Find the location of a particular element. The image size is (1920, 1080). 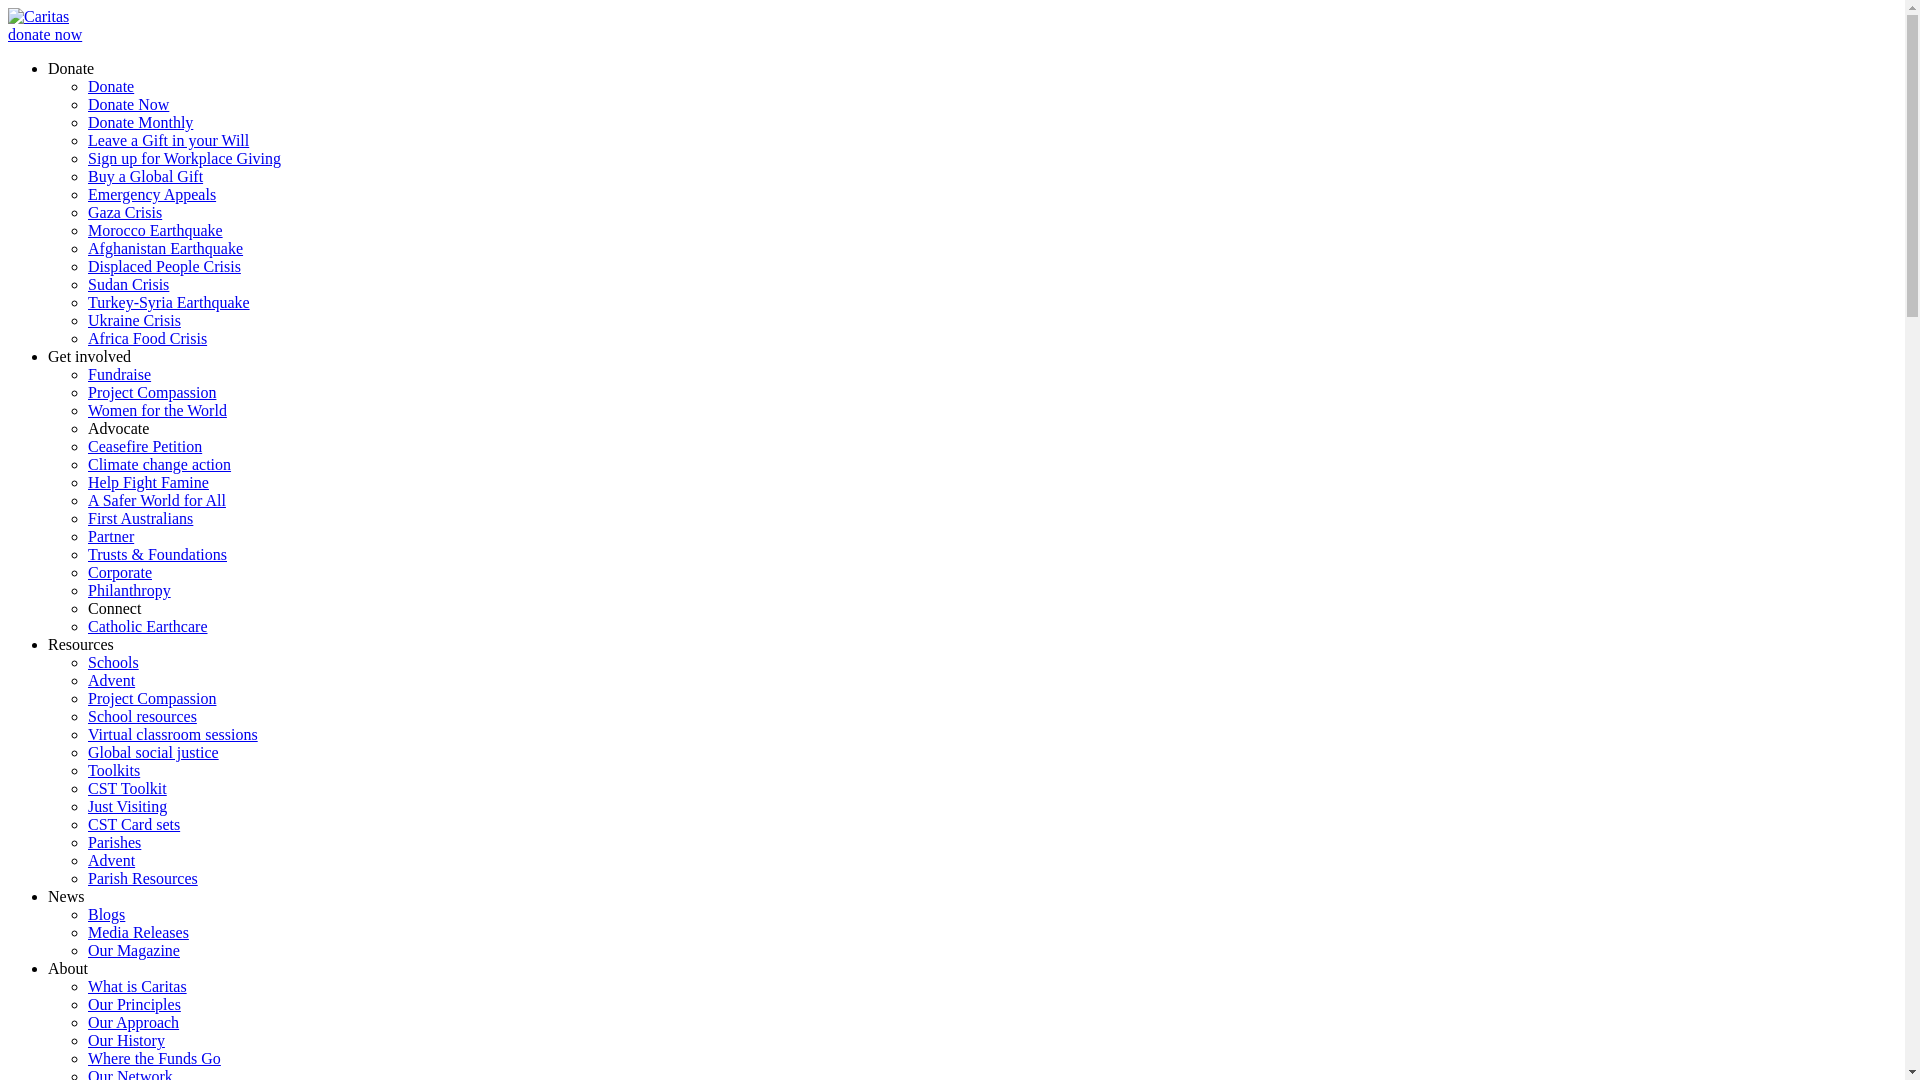

'Emergency Appeals' is located at coordinates (151, 194).